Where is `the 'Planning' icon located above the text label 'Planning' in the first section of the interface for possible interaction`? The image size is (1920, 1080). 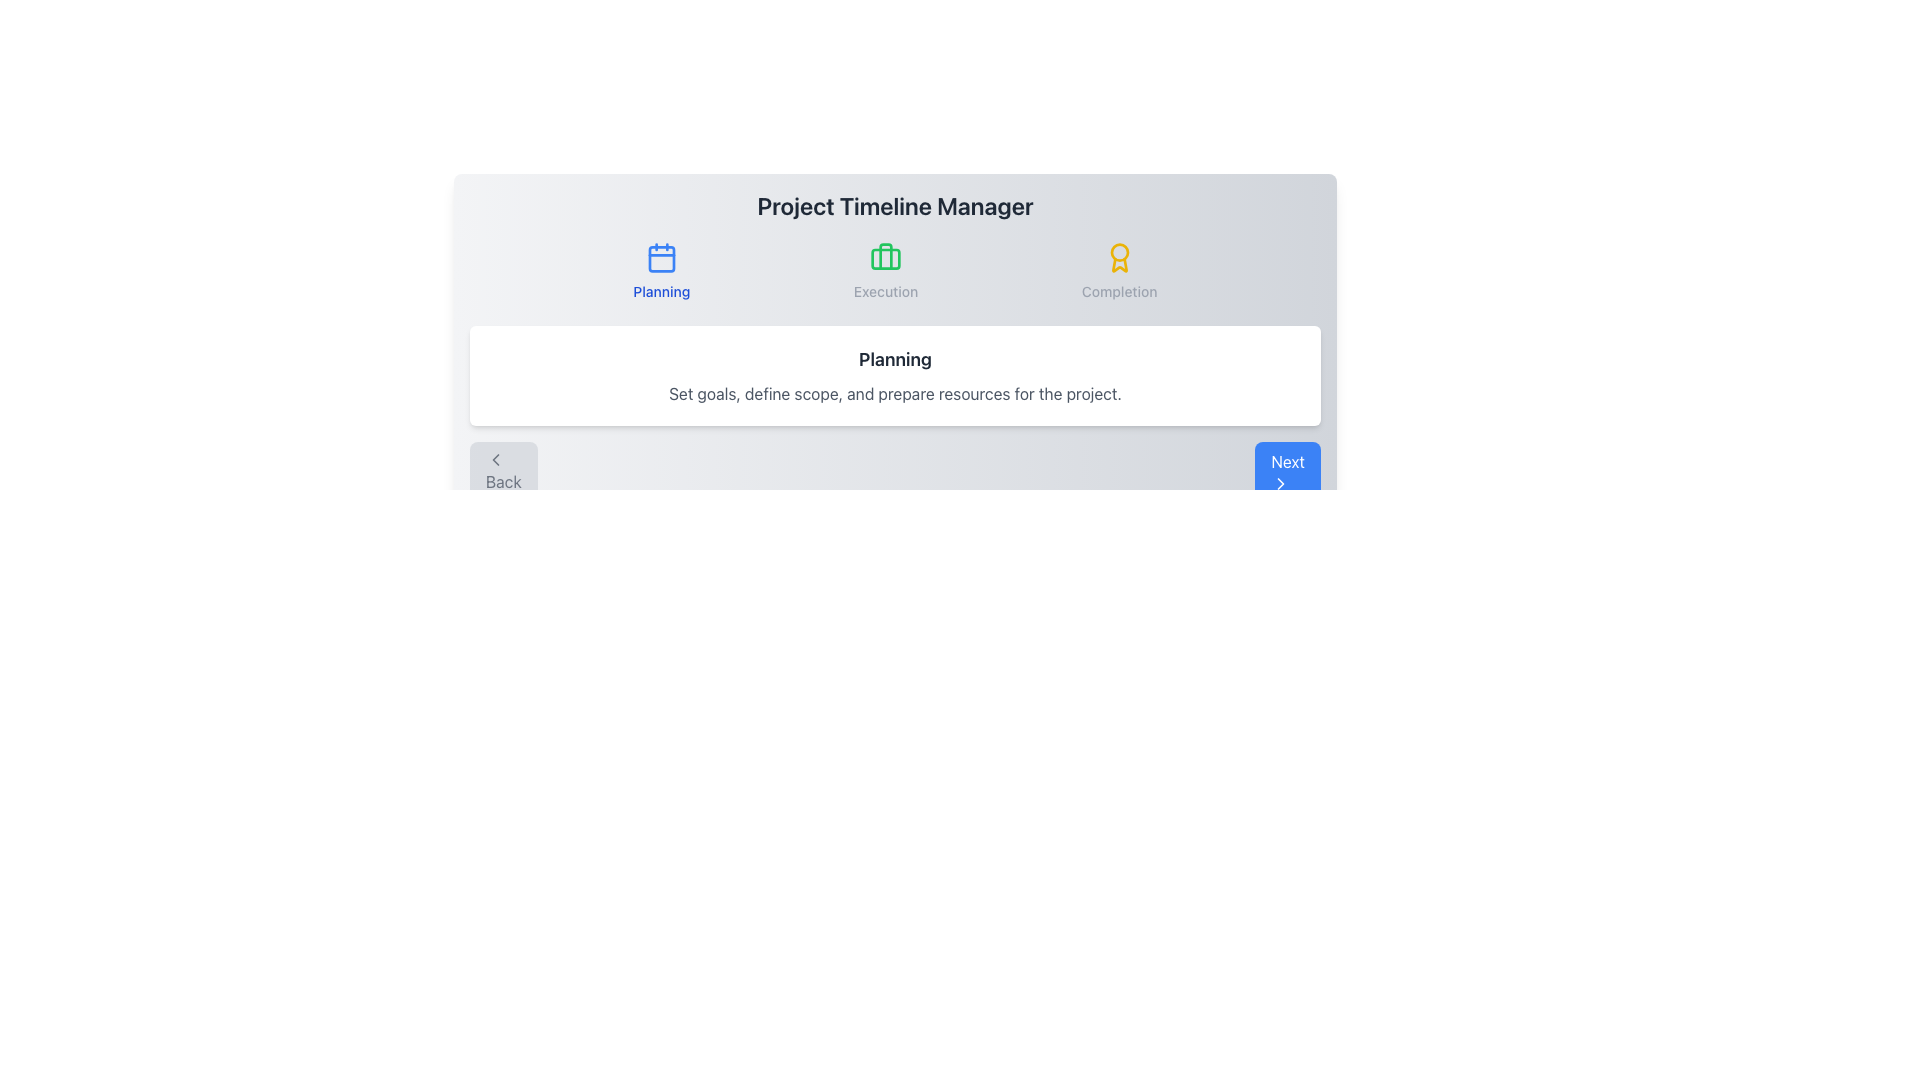 the 'Planning' icon located above the text label 'Planning' in the first section of the interface for possible interaction is located at coordinates (661, 257).